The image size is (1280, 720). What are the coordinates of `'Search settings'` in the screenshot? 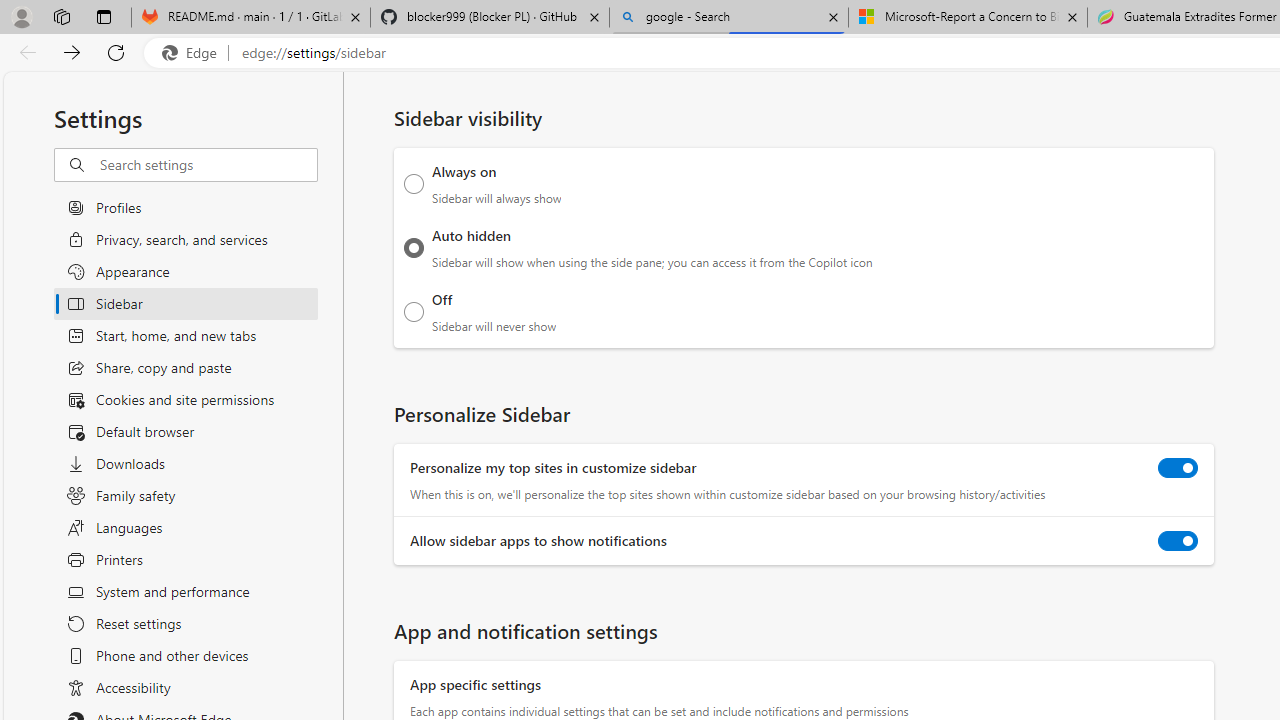 It's located at (208, 164).